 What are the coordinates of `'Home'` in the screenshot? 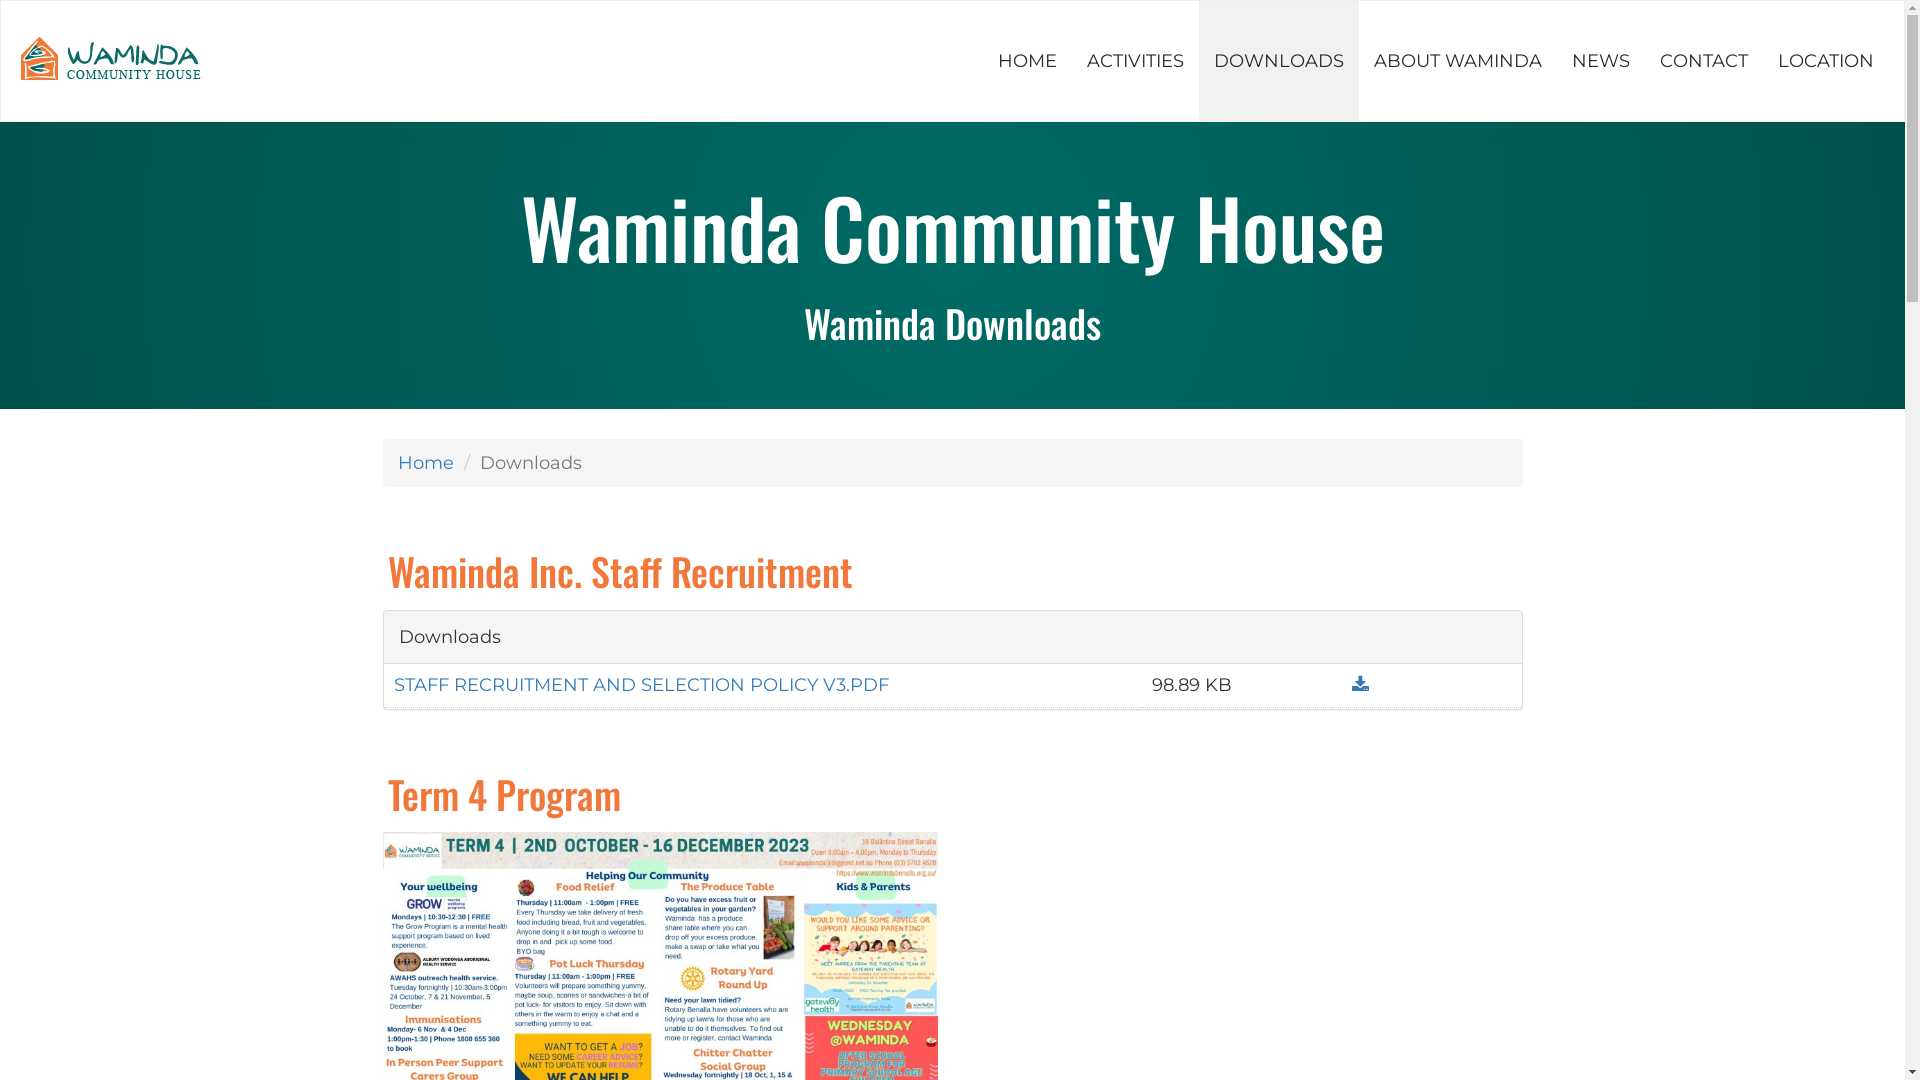 It's located at (425, 462).